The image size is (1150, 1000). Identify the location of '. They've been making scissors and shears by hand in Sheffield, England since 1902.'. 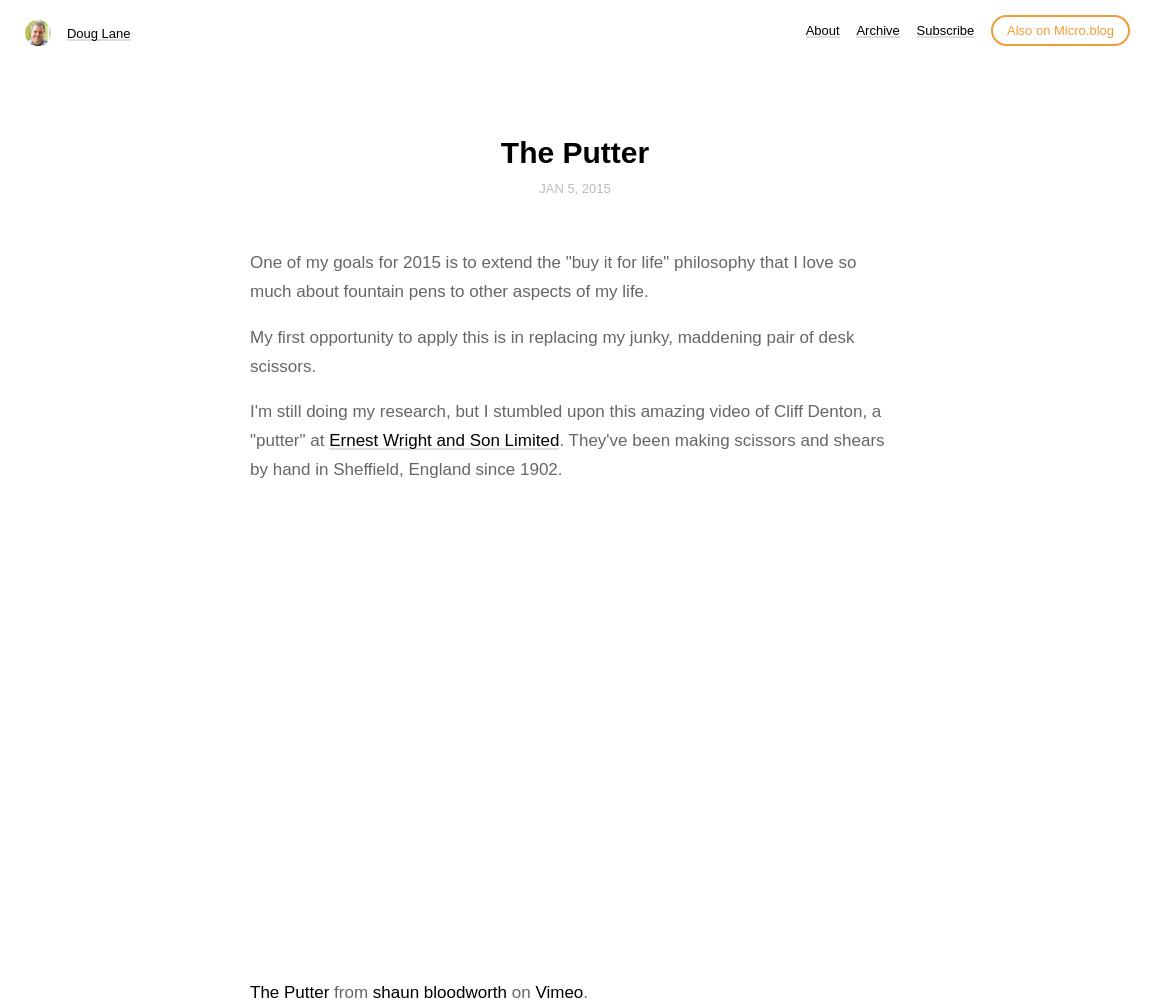
(566, 454).